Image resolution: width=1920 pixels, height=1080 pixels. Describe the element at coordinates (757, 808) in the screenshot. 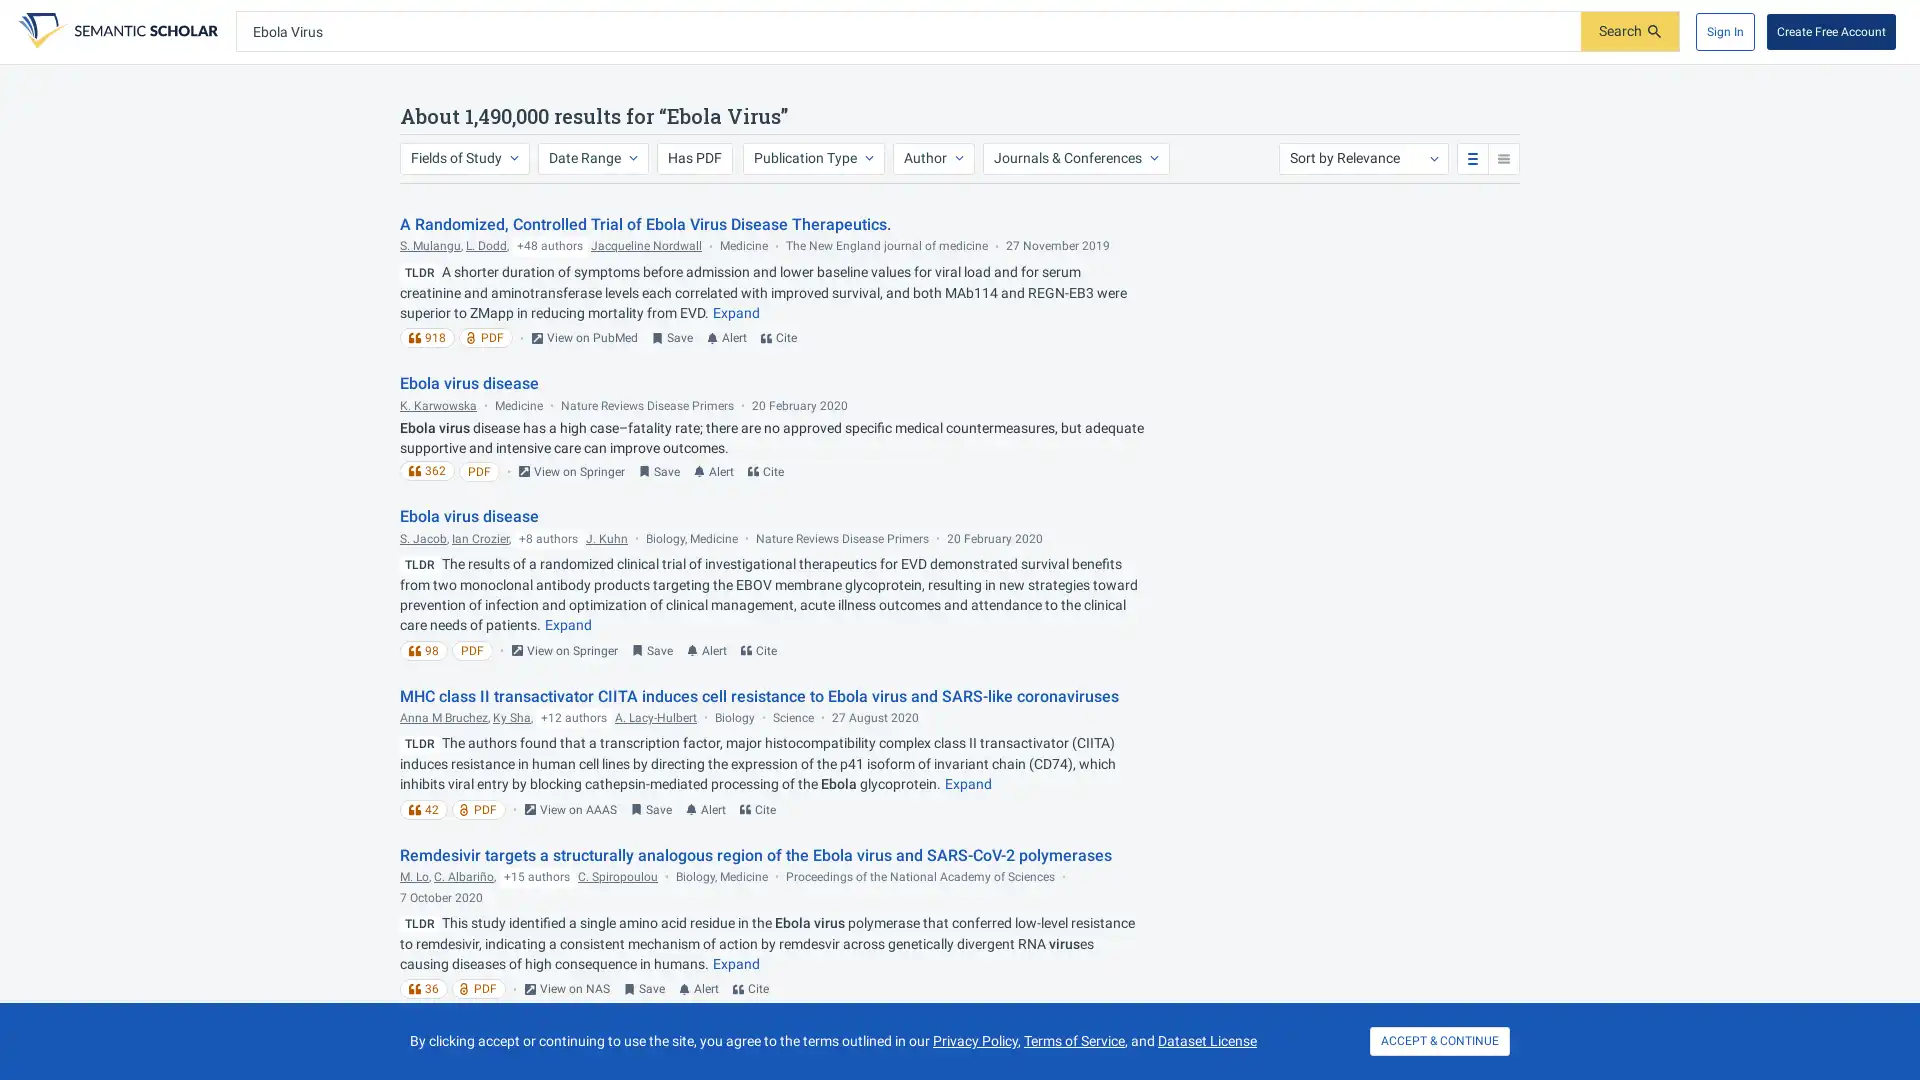

I see `Cite this paper` at that location.